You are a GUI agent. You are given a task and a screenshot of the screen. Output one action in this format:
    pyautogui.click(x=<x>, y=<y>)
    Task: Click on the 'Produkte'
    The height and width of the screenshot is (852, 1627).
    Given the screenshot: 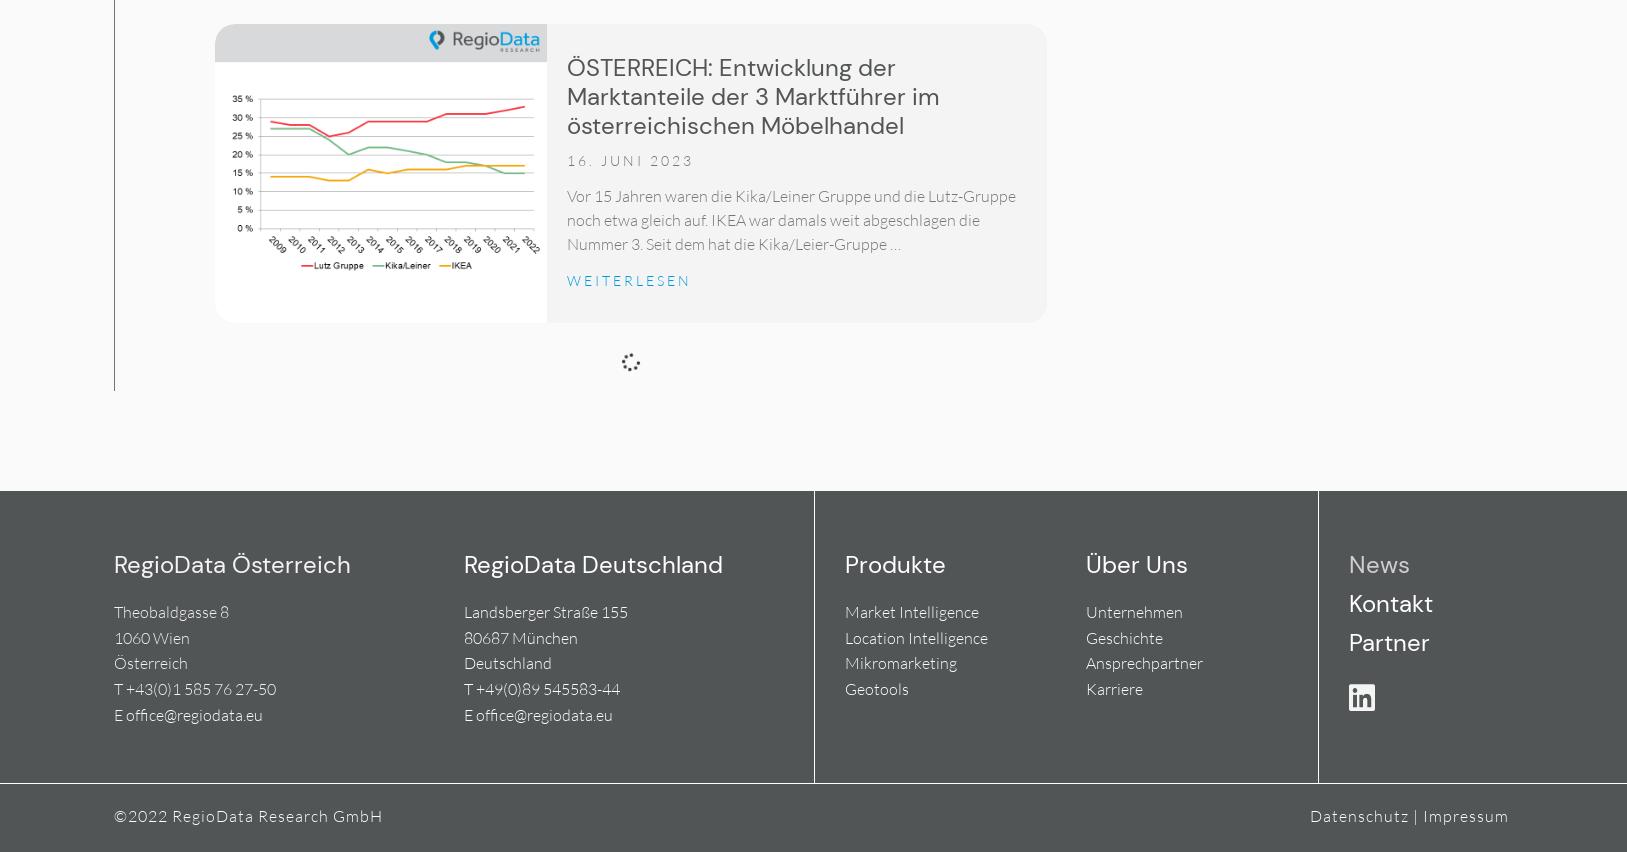 What is the action you would take?
    pyautogui.click(x=894, y=564)
    